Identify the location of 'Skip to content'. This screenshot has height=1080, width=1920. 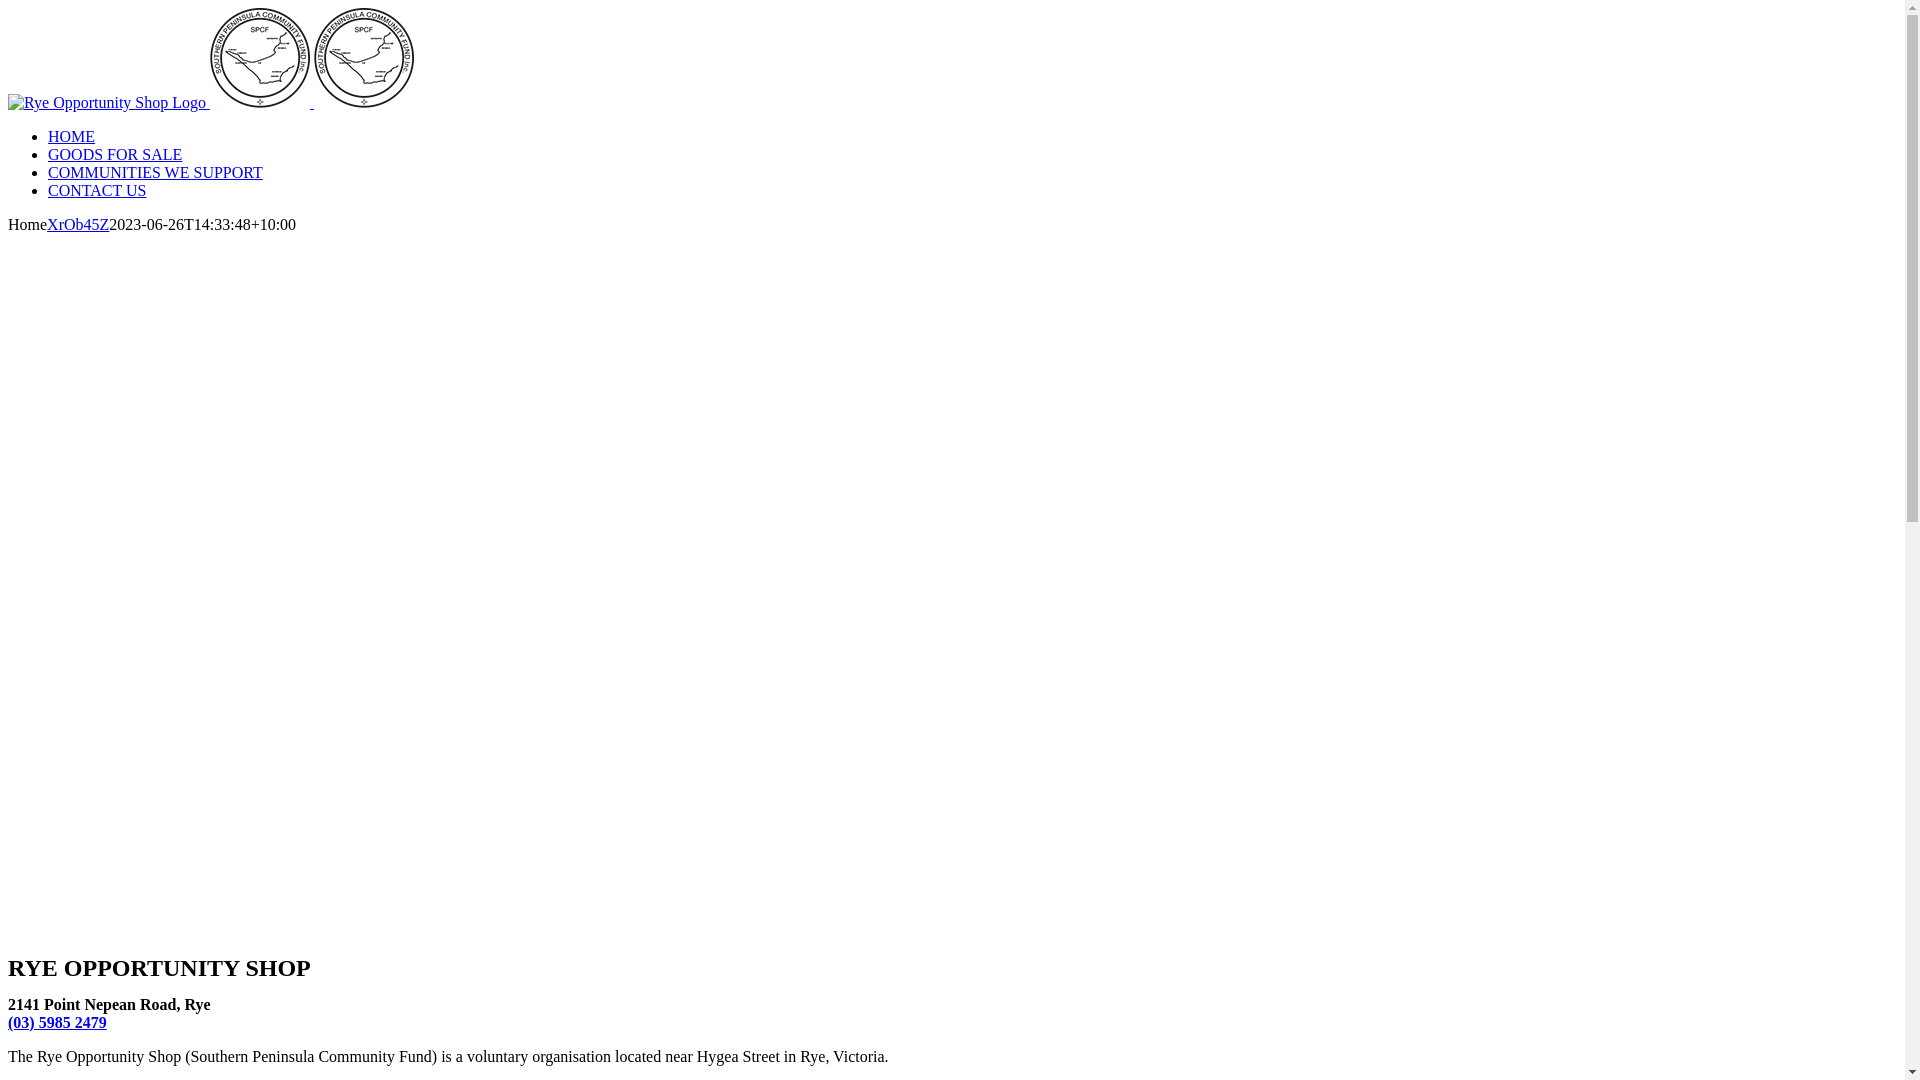
(6, 7).